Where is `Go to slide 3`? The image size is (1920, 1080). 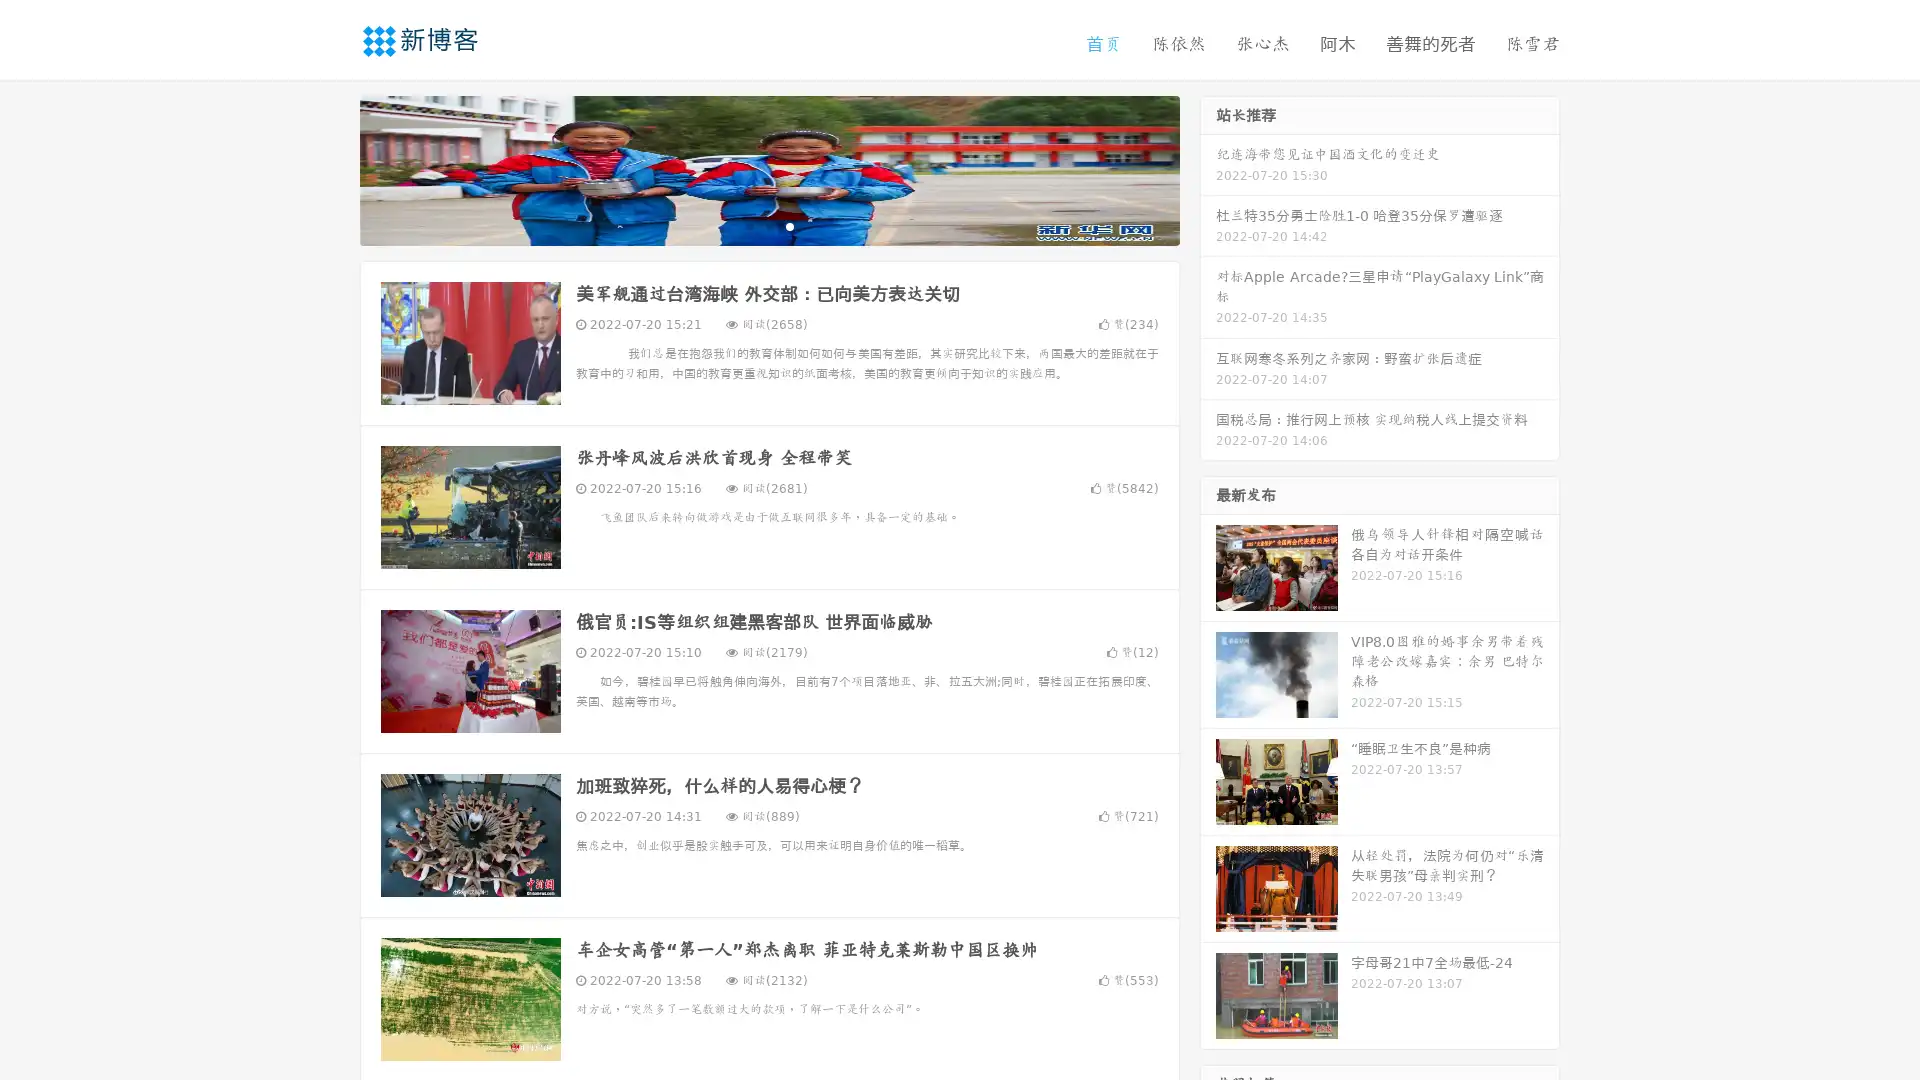 Go to slide 3 is located at coordinates (789, 225).